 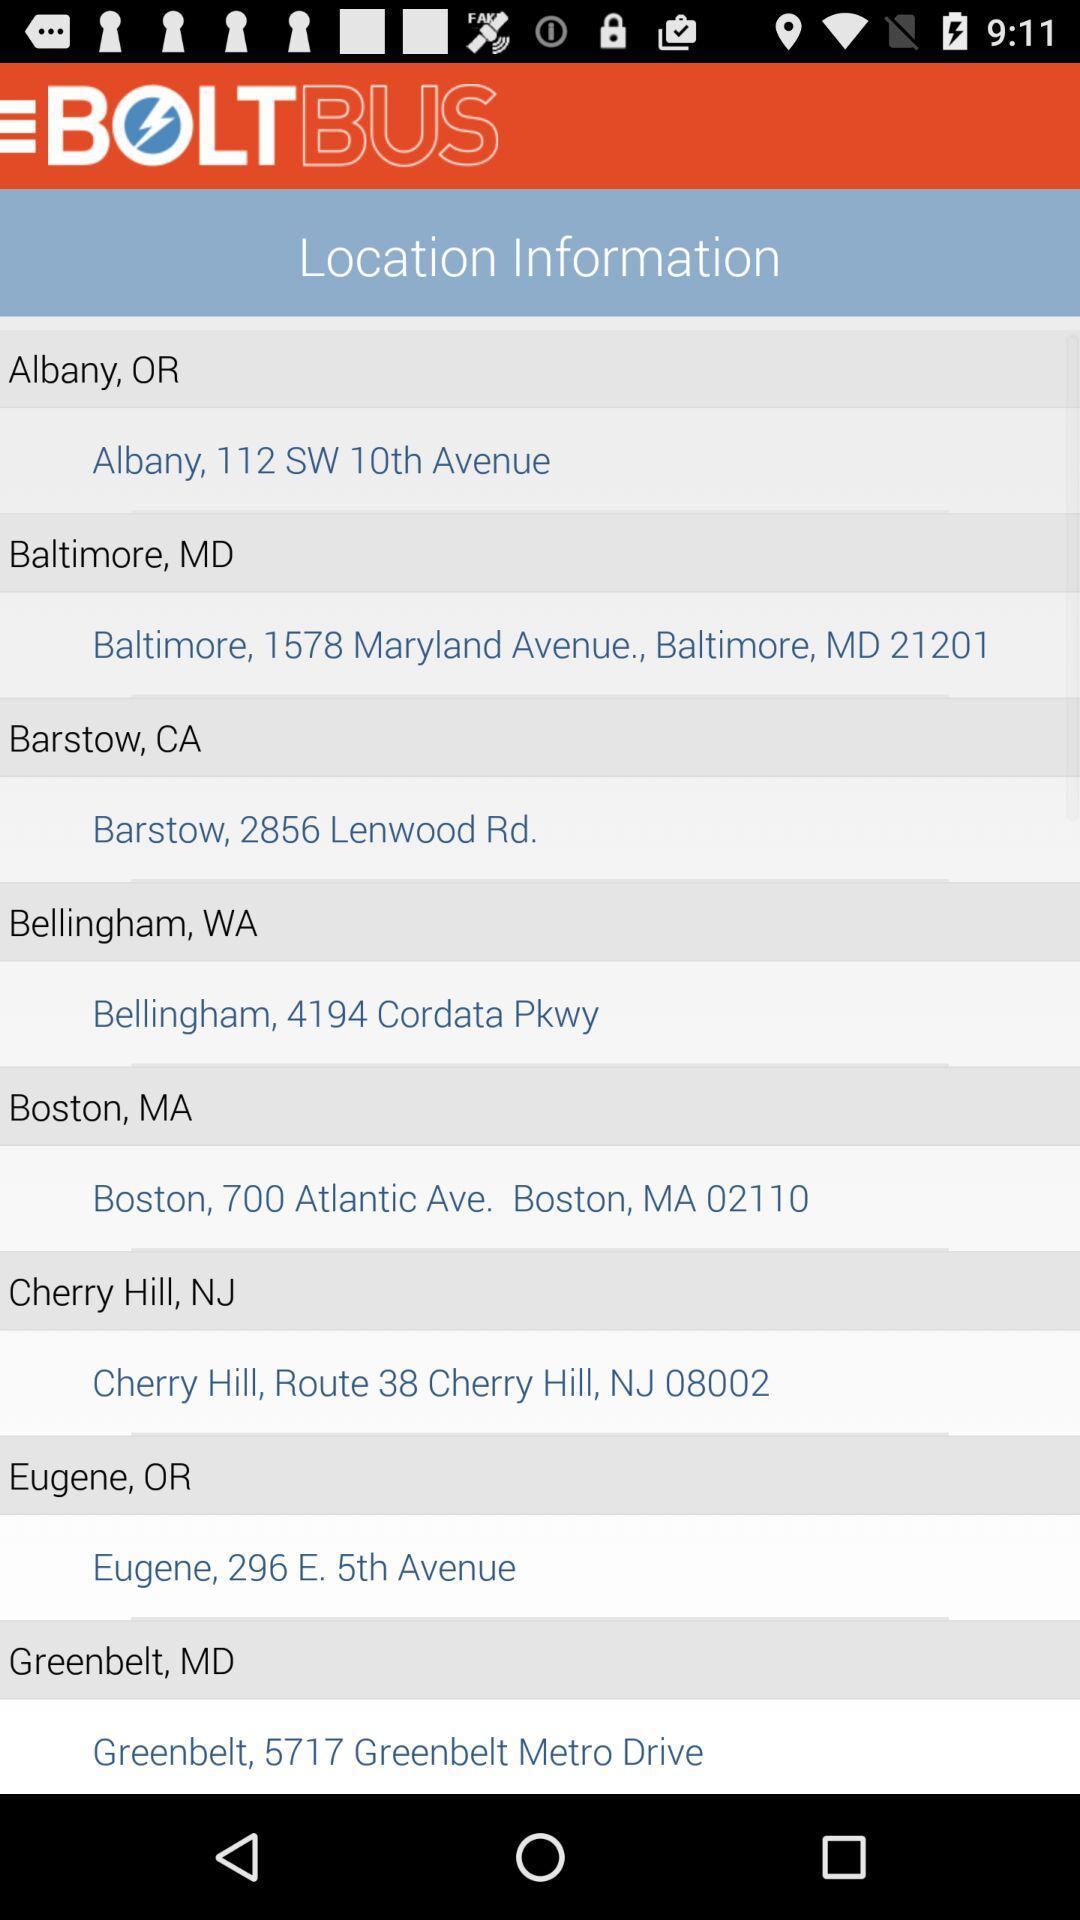 What do you see at coordinates (540, 1618) in the screenshot?
I see `the item above greenbelt, md icon` at bounding box center [540, 1618].